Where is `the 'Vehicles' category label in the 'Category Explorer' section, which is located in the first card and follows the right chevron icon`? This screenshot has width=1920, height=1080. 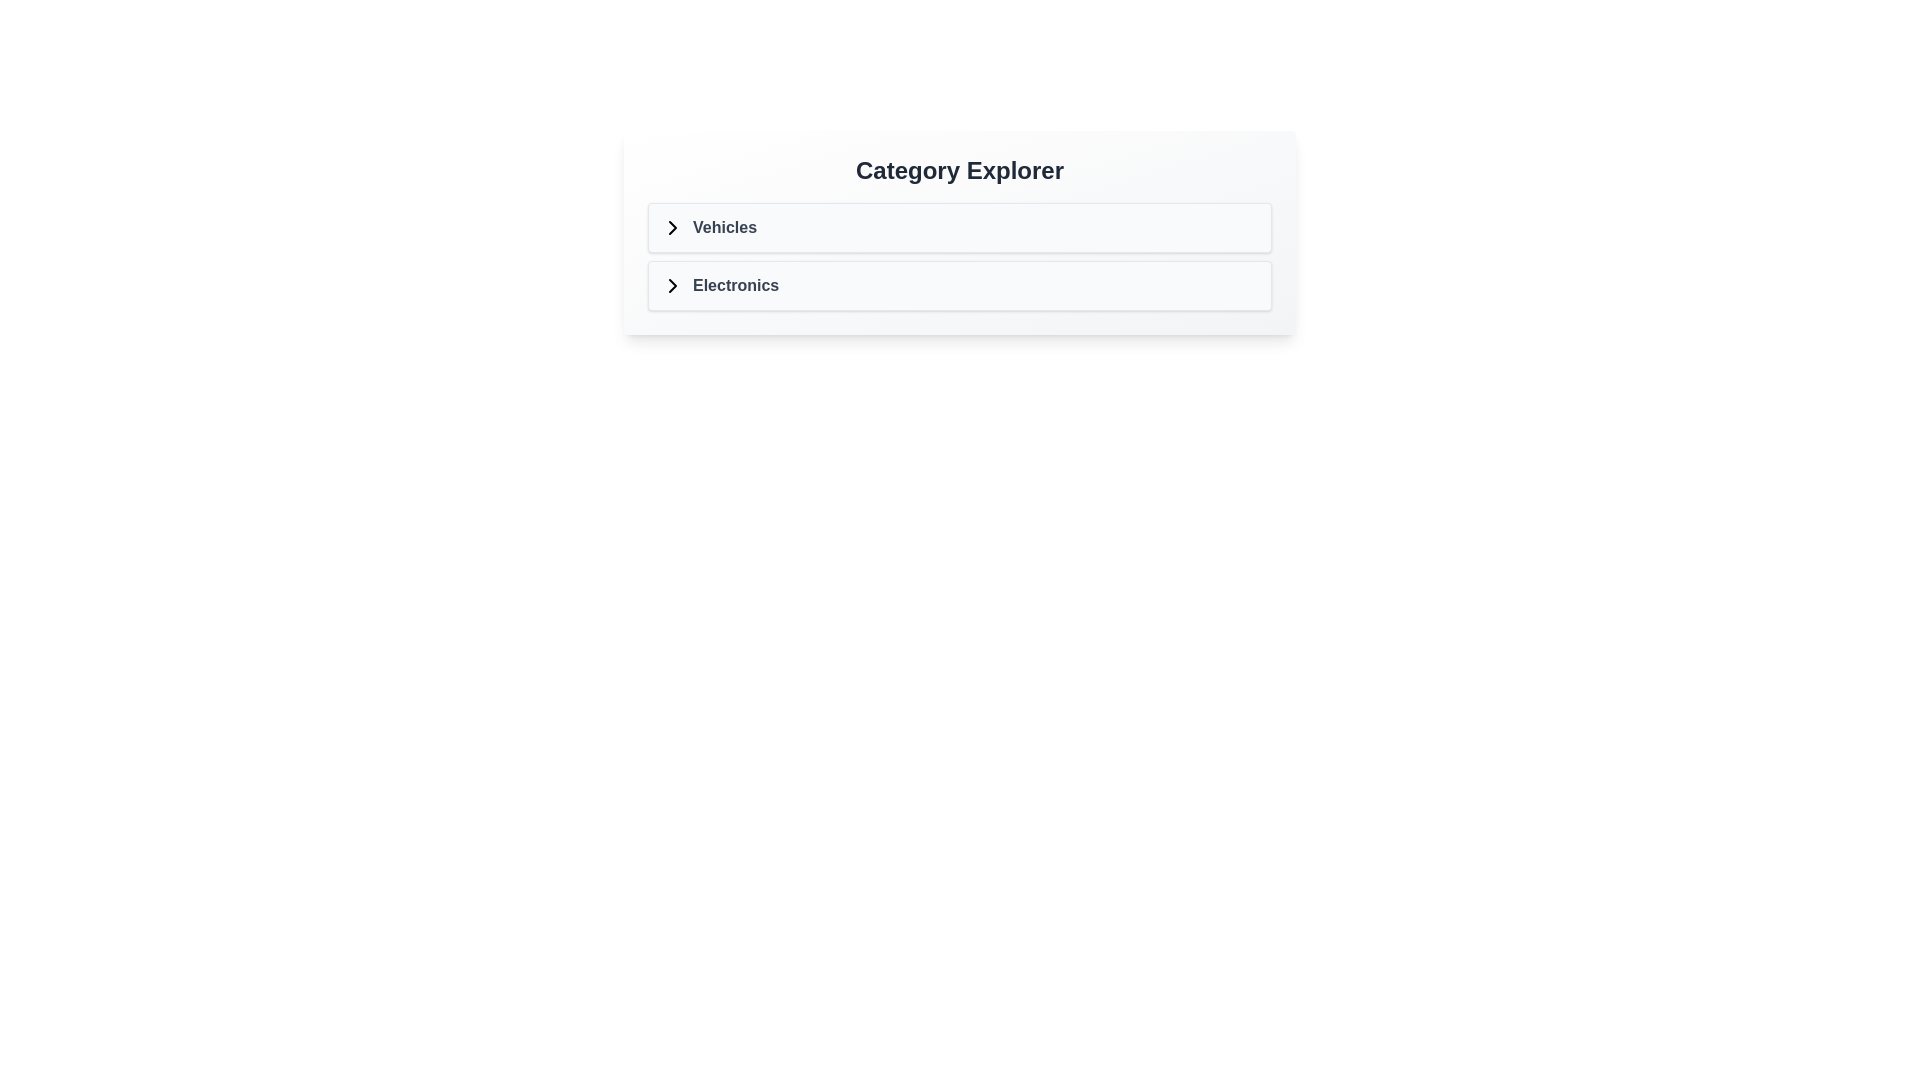 the 'Vehicles' category label in the 'Category Explorer' section, which is located in the first card and follows the right chevron icon is located at coordinates (723, 226).